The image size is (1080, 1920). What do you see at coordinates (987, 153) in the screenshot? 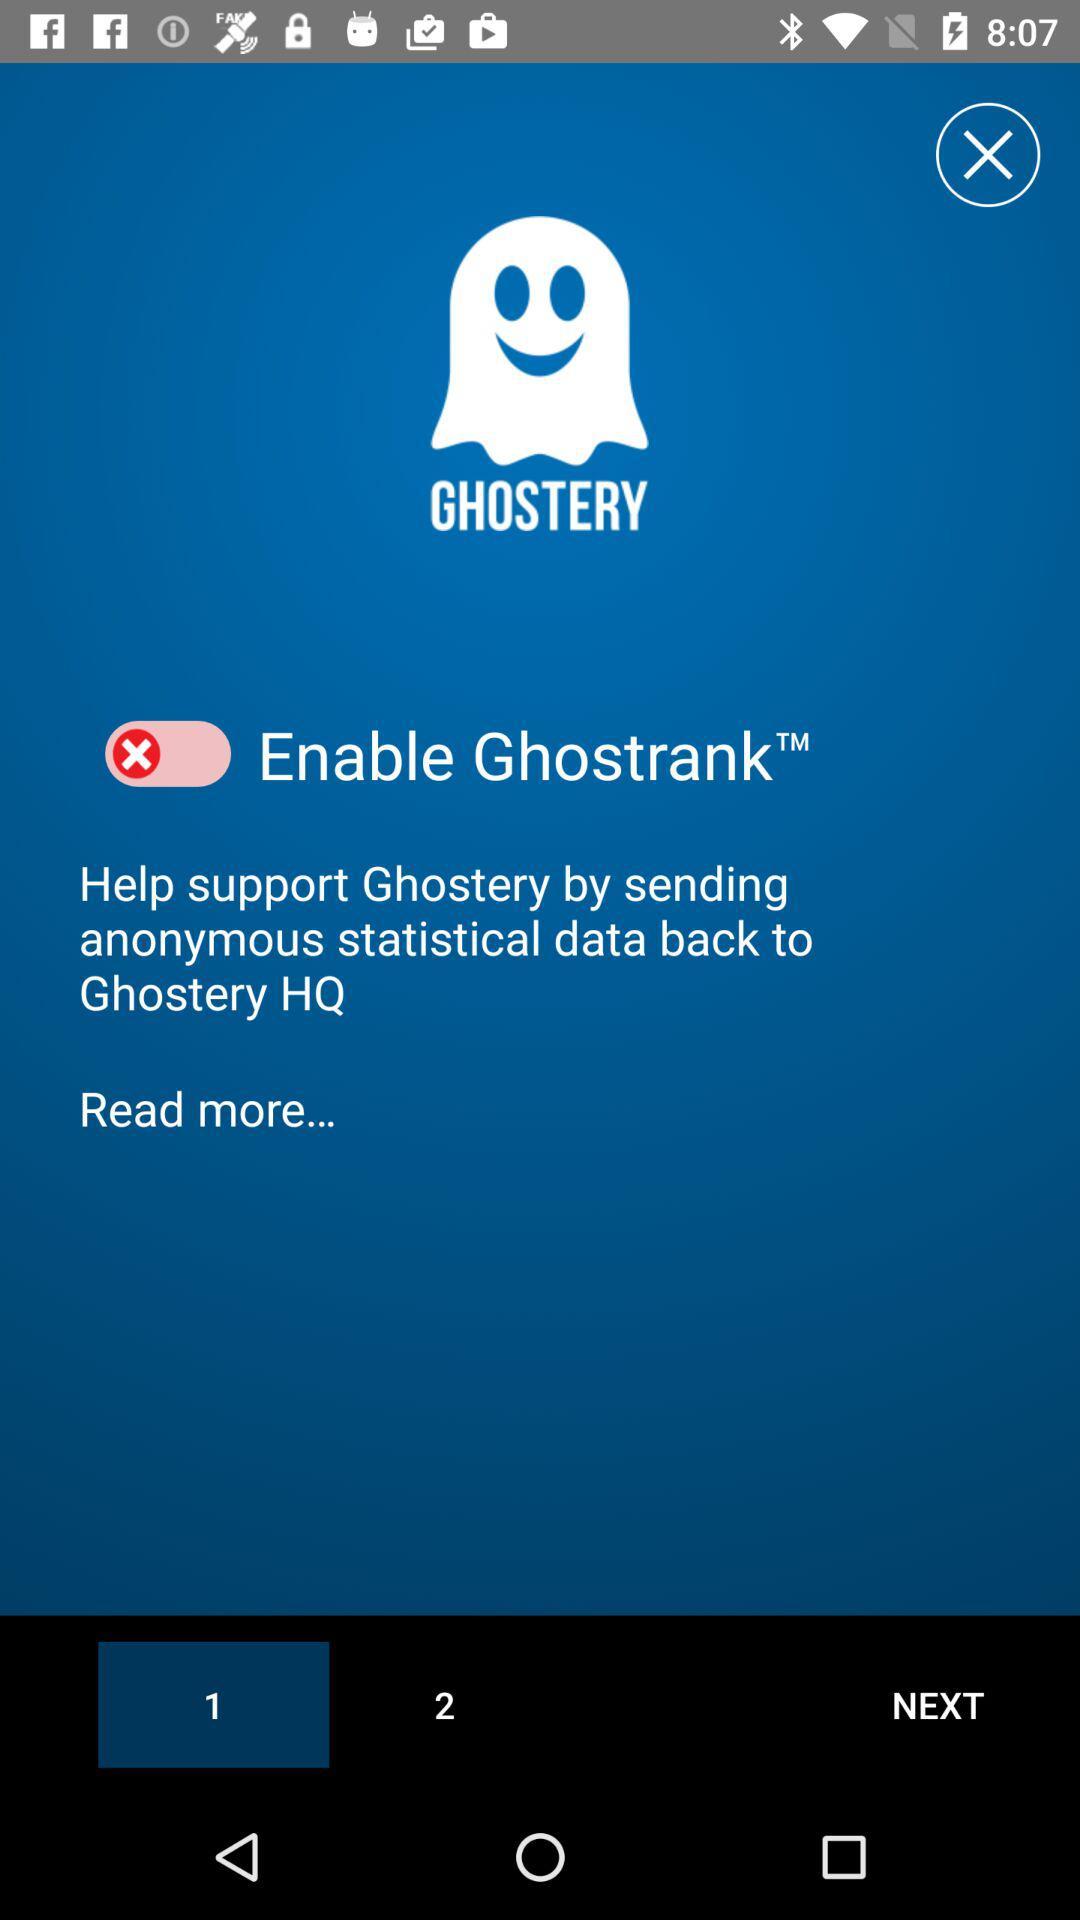
I see `exit` at bounding box center [987, 153].